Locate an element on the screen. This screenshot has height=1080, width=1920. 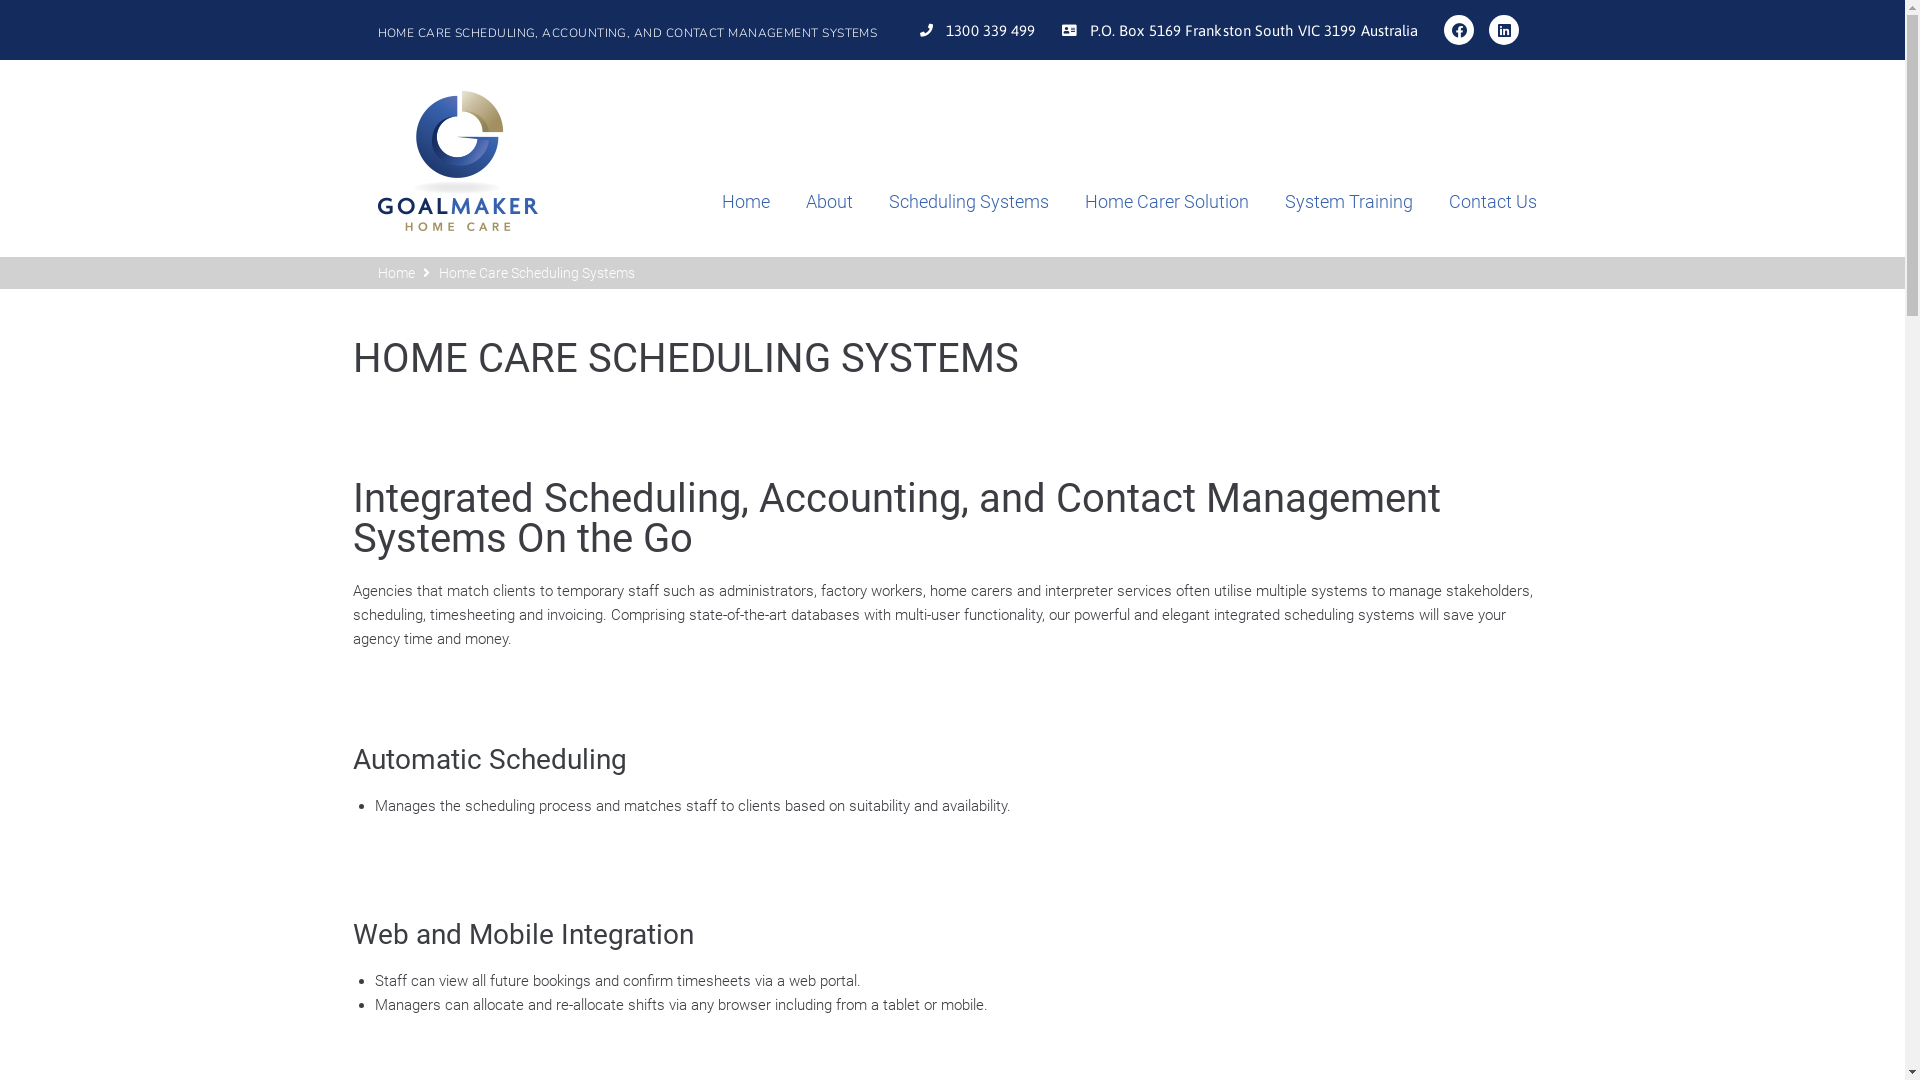
'1300 339 499' is located at coordinates (975, 29).